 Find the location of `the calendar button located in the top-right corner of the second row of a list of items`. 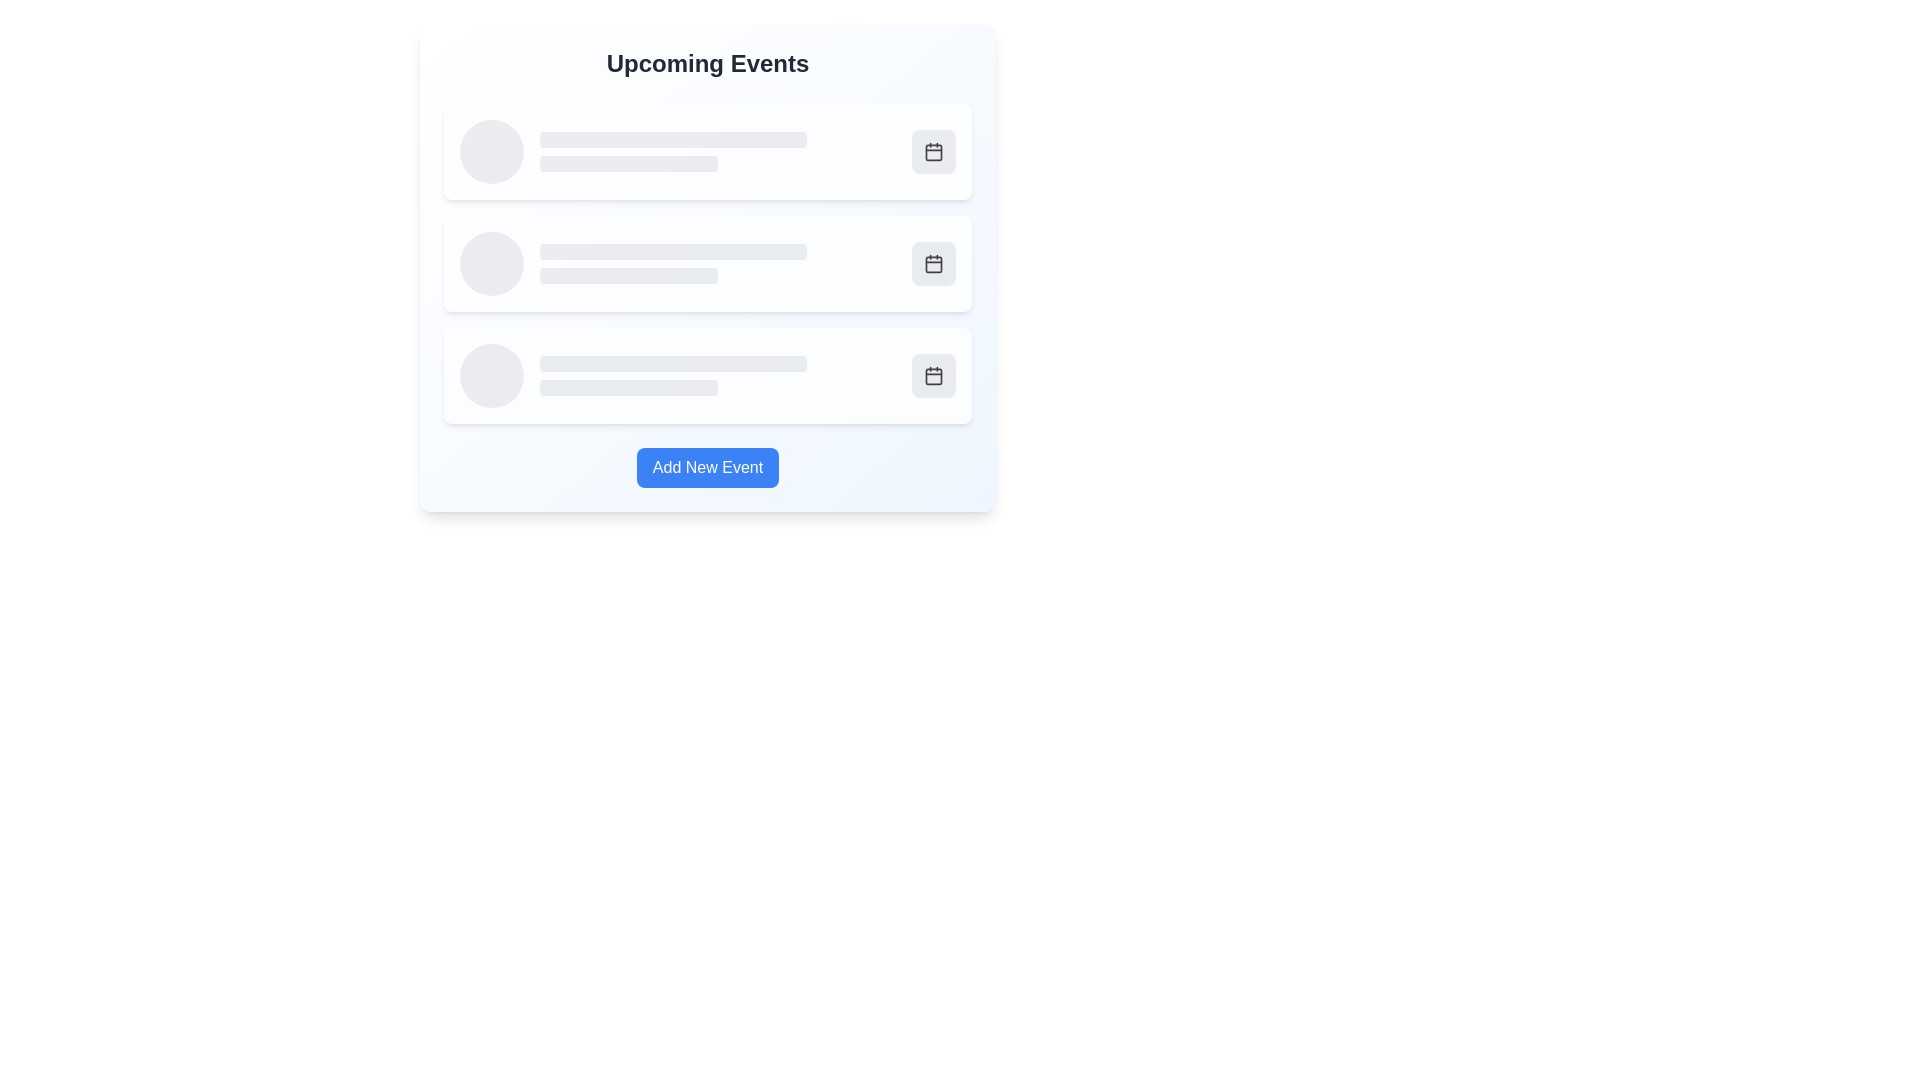

the calendar button located in the top-right corner of the second row of a list of items is located at coordinates (933, 262).